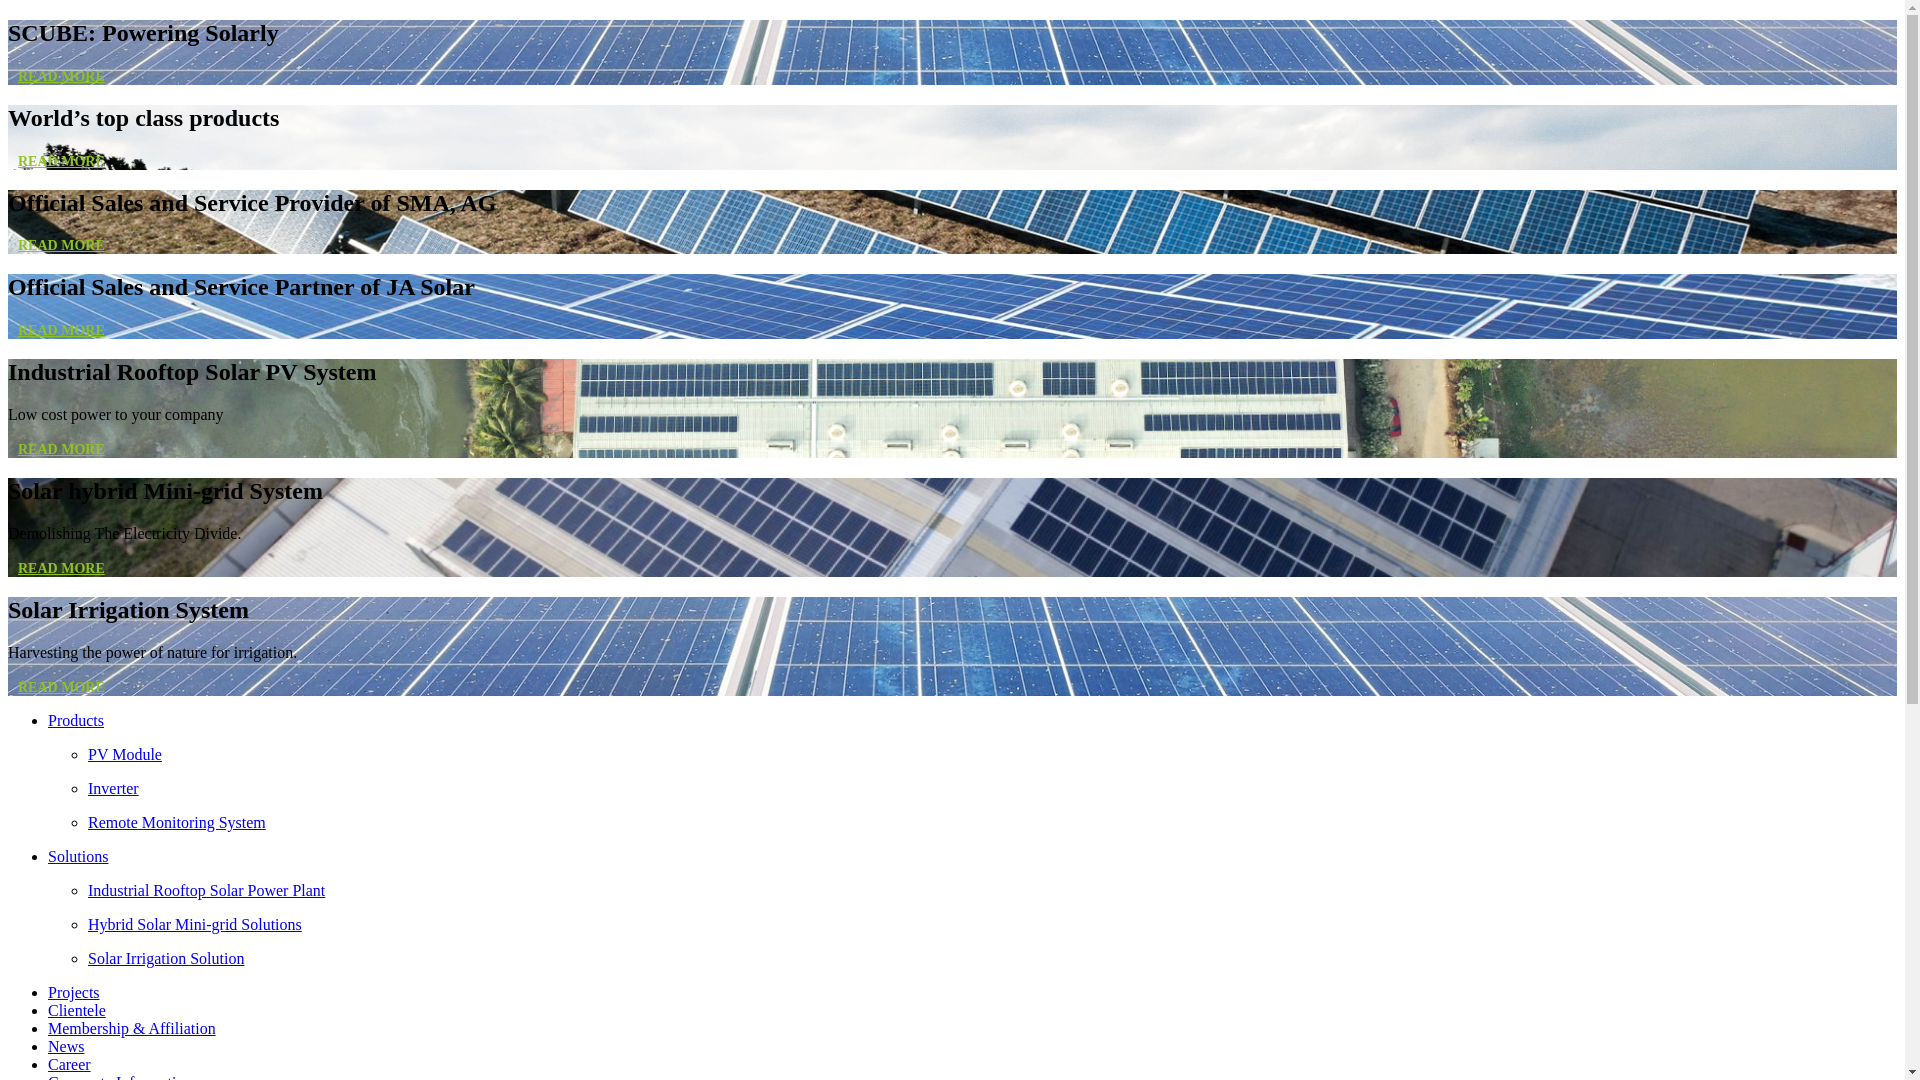  What do you see at coordinates (76, 1010) in the screenshot?
I see `'Clientele'` at bounding box center [76, 1010].